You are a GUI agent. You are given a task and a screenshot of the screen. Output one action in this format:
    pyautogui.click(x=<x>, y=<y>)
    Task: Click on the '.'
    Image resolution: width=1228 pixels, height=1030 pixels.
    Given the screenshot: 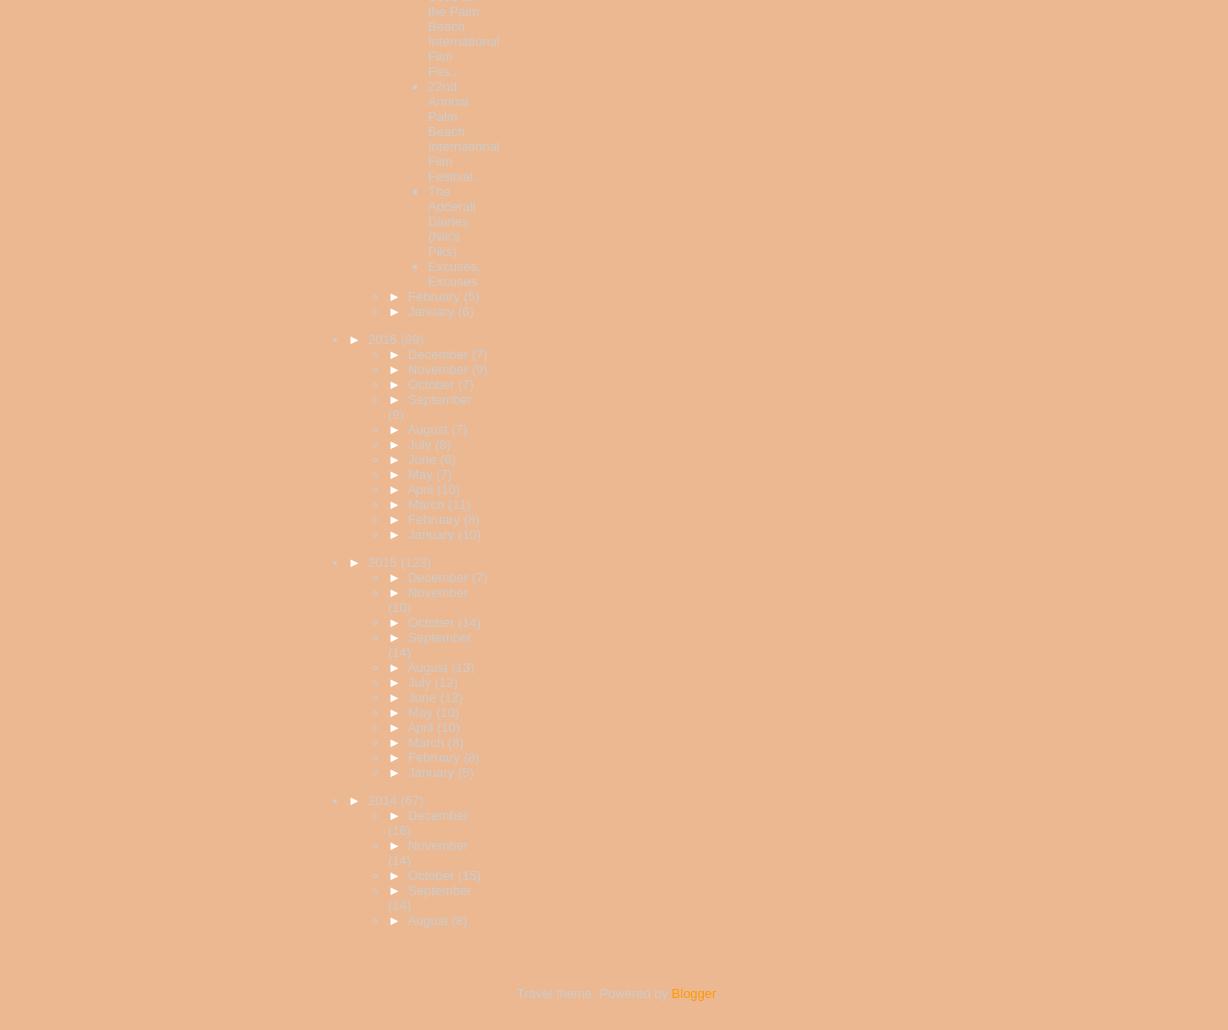 What is the action you would take?
    pyautogui.click(x=714, y=992)
    